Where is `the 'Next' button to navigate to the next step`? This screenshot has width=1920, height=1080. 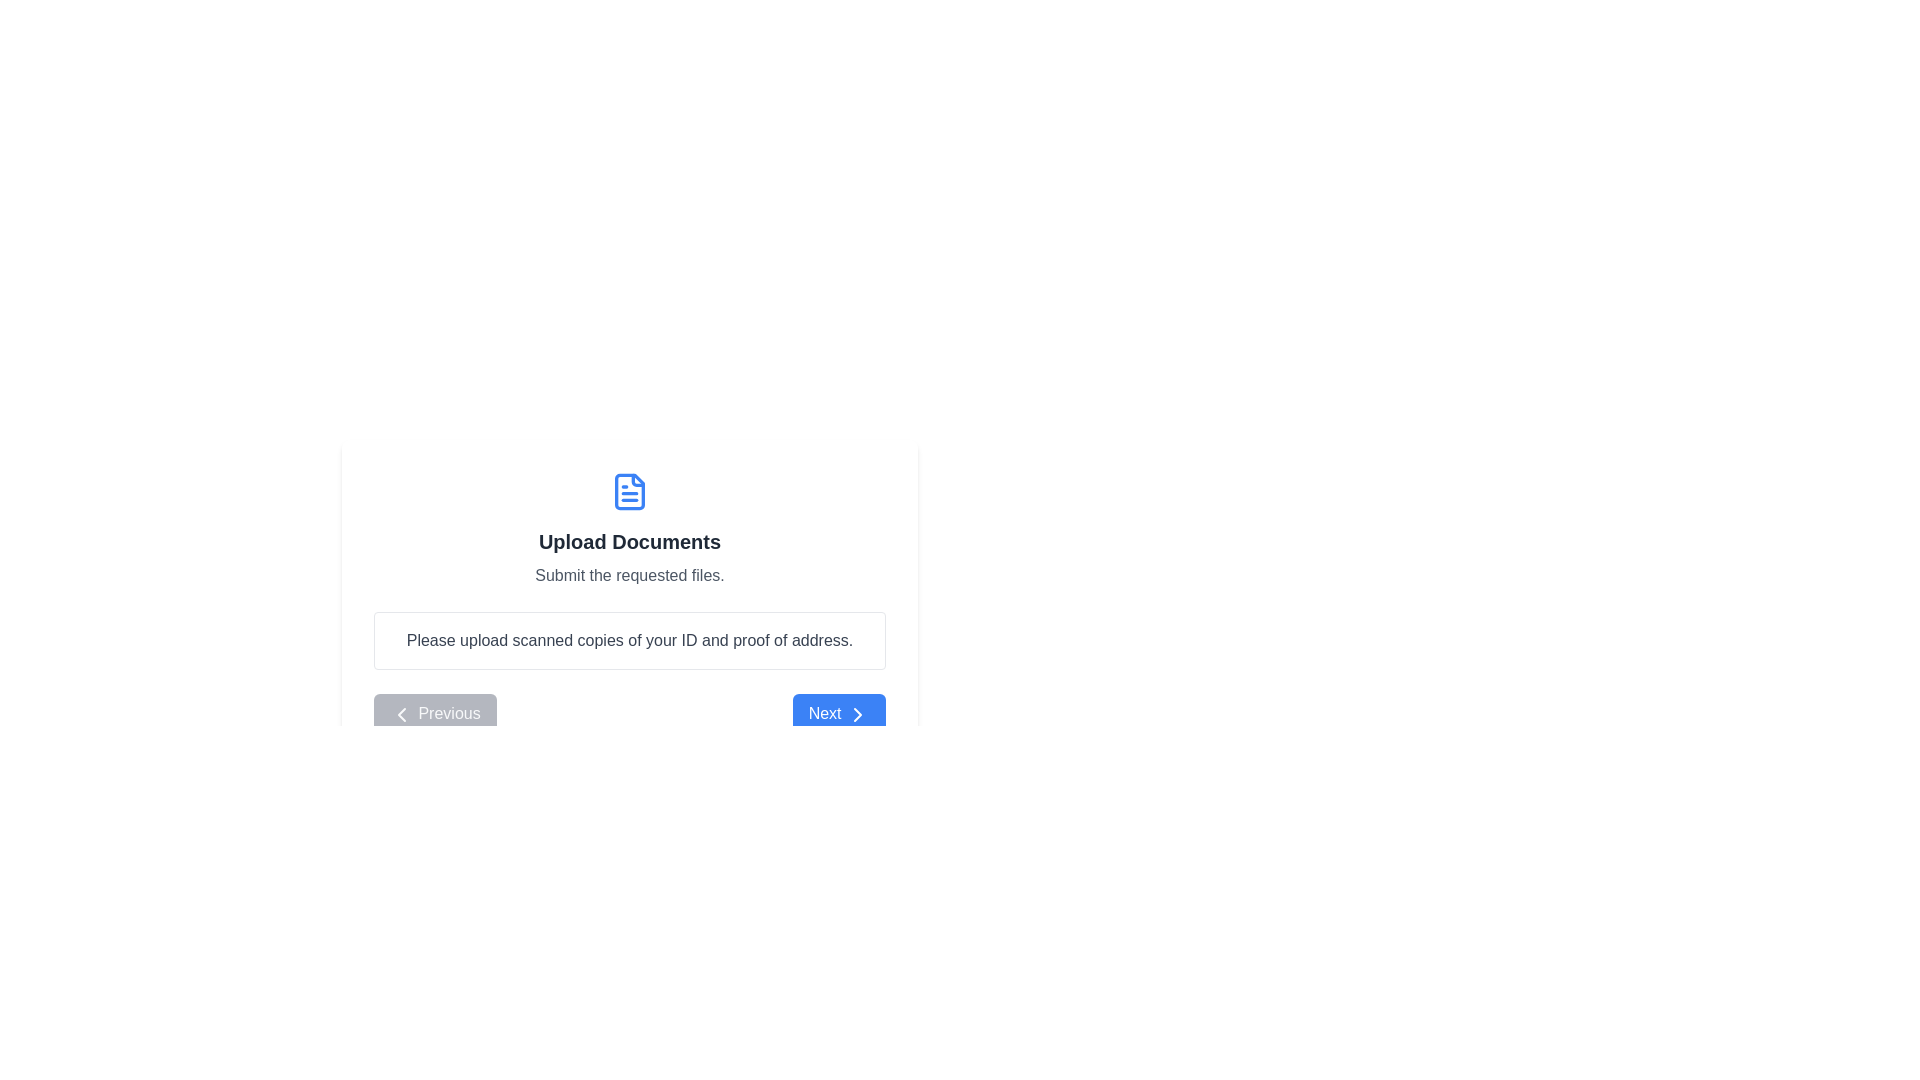
the 'Next' button to navigate to the next step is located at coordinates (839, 712).